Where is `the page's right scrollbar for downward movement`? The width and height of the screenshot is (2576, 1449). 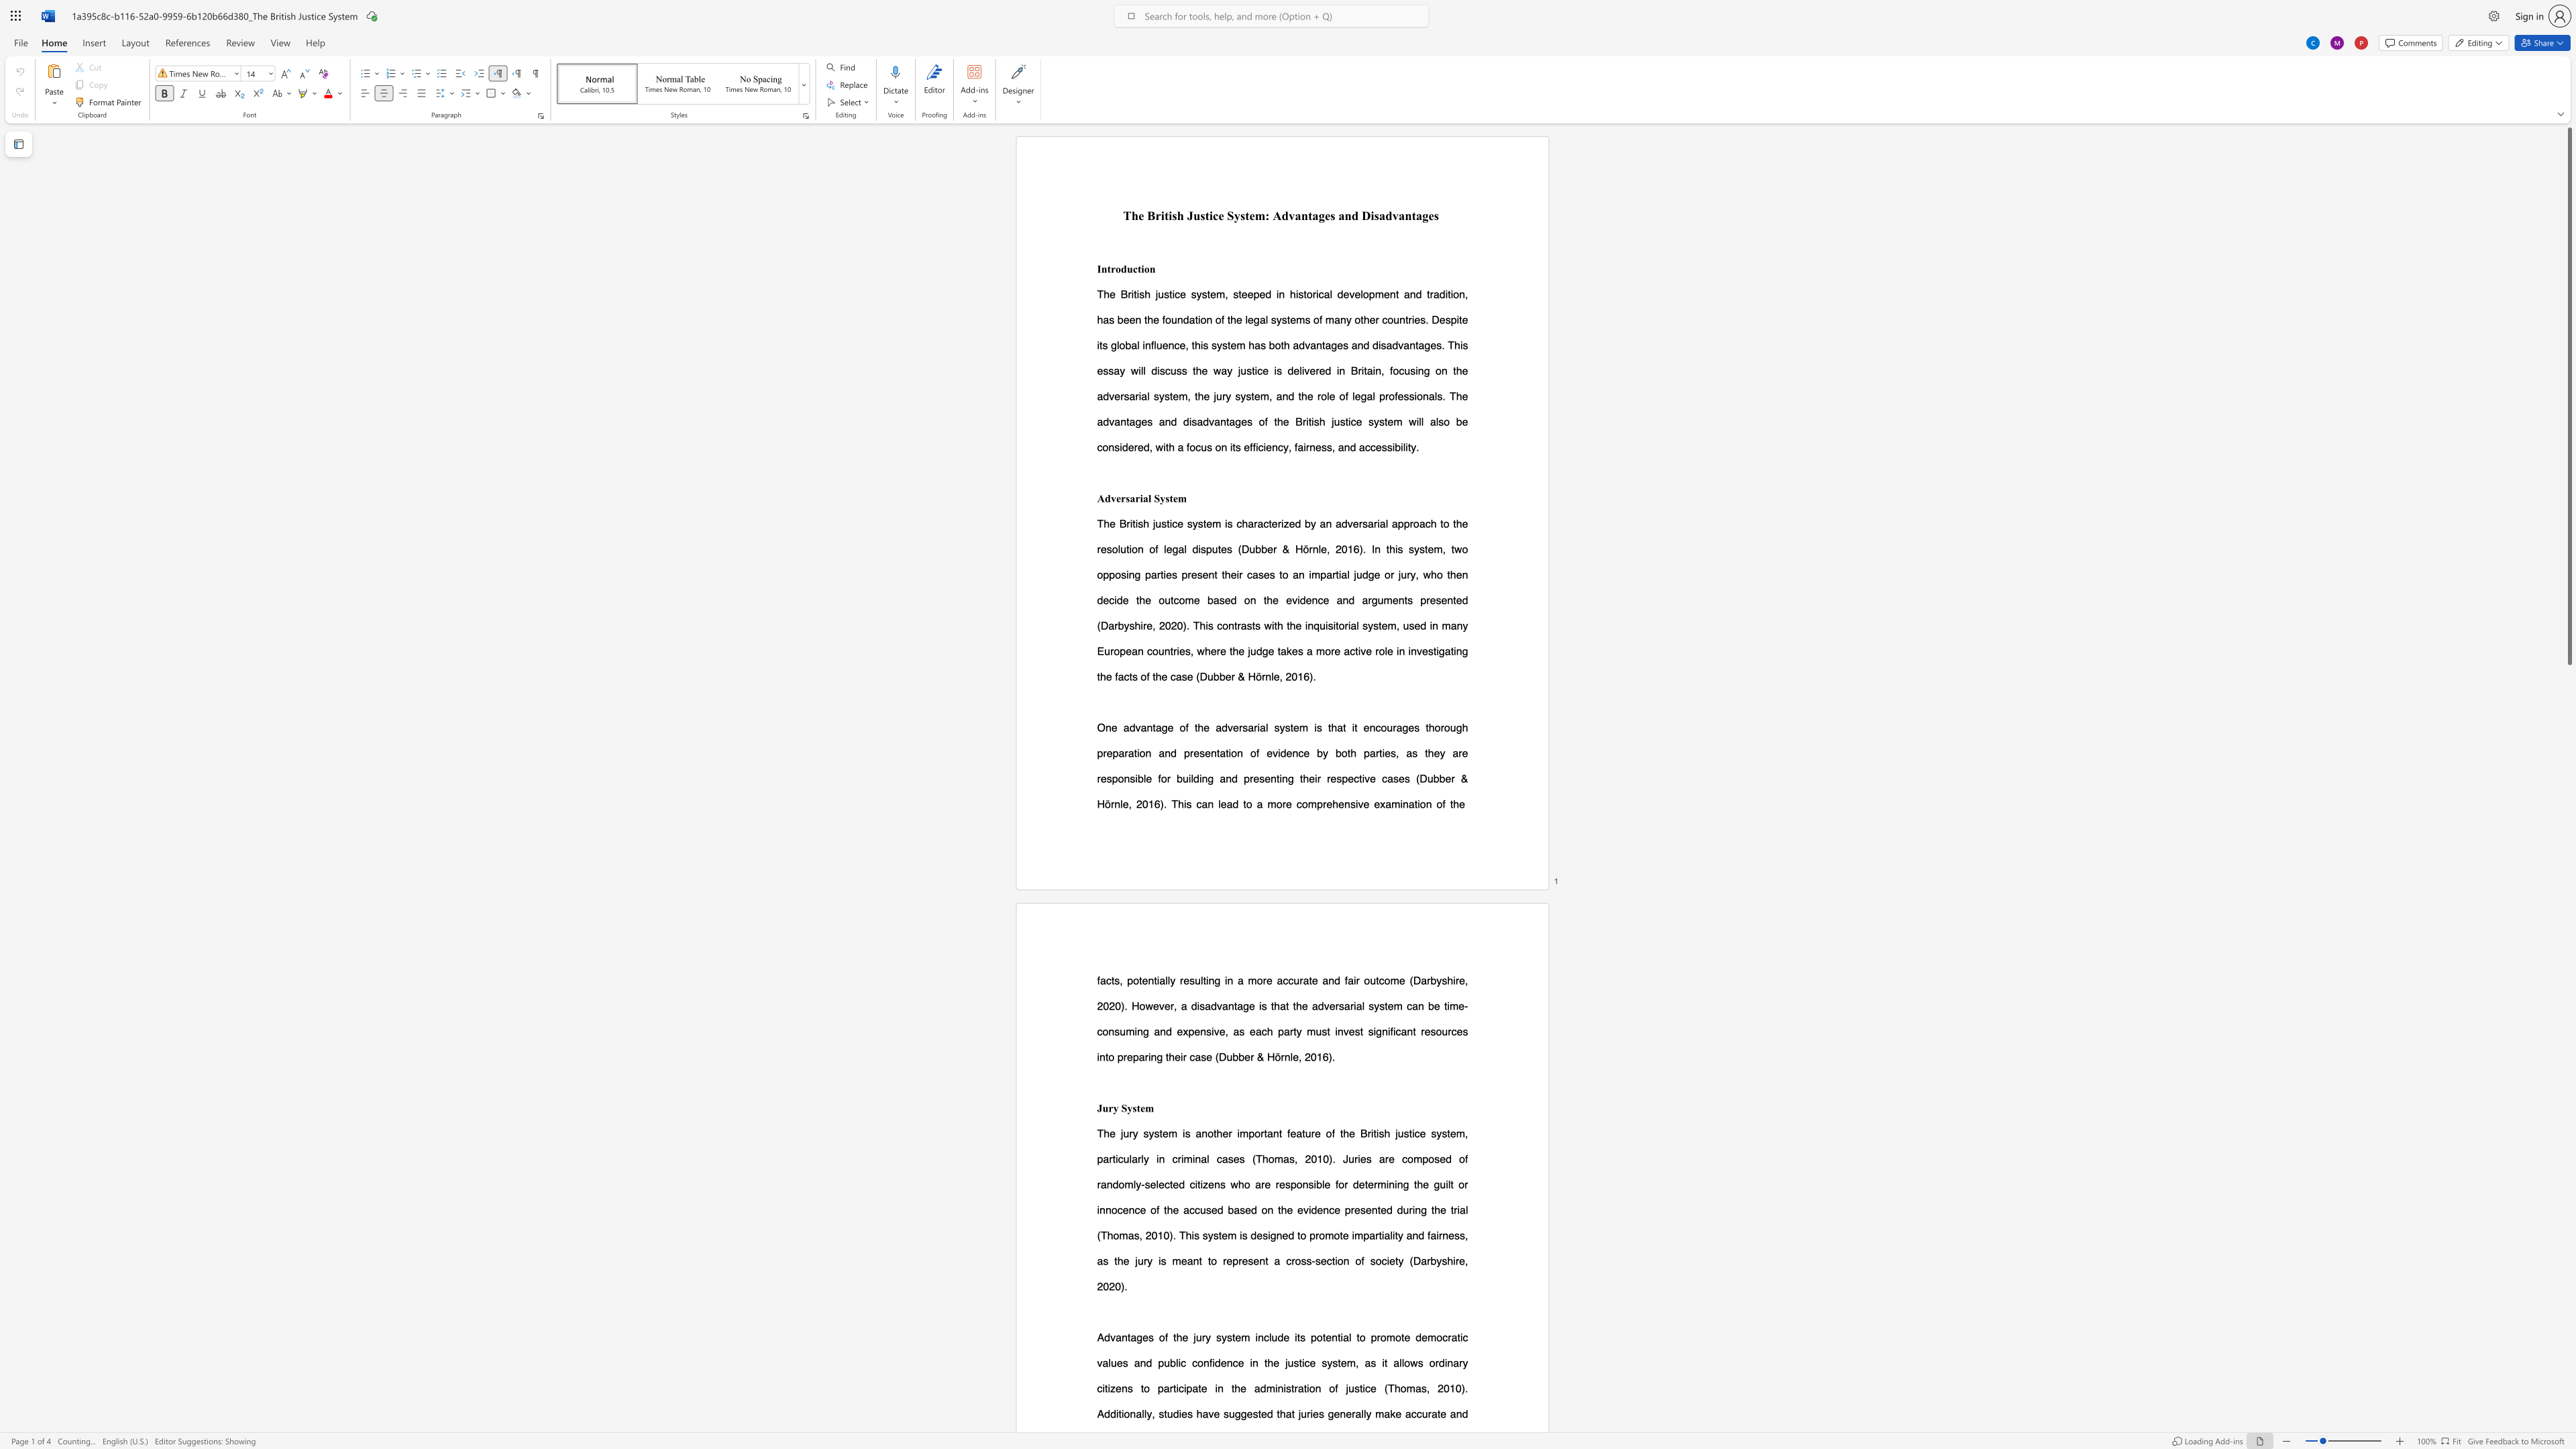 the page's right scrollbar for downward movement is located at coordinates (2568, 951).